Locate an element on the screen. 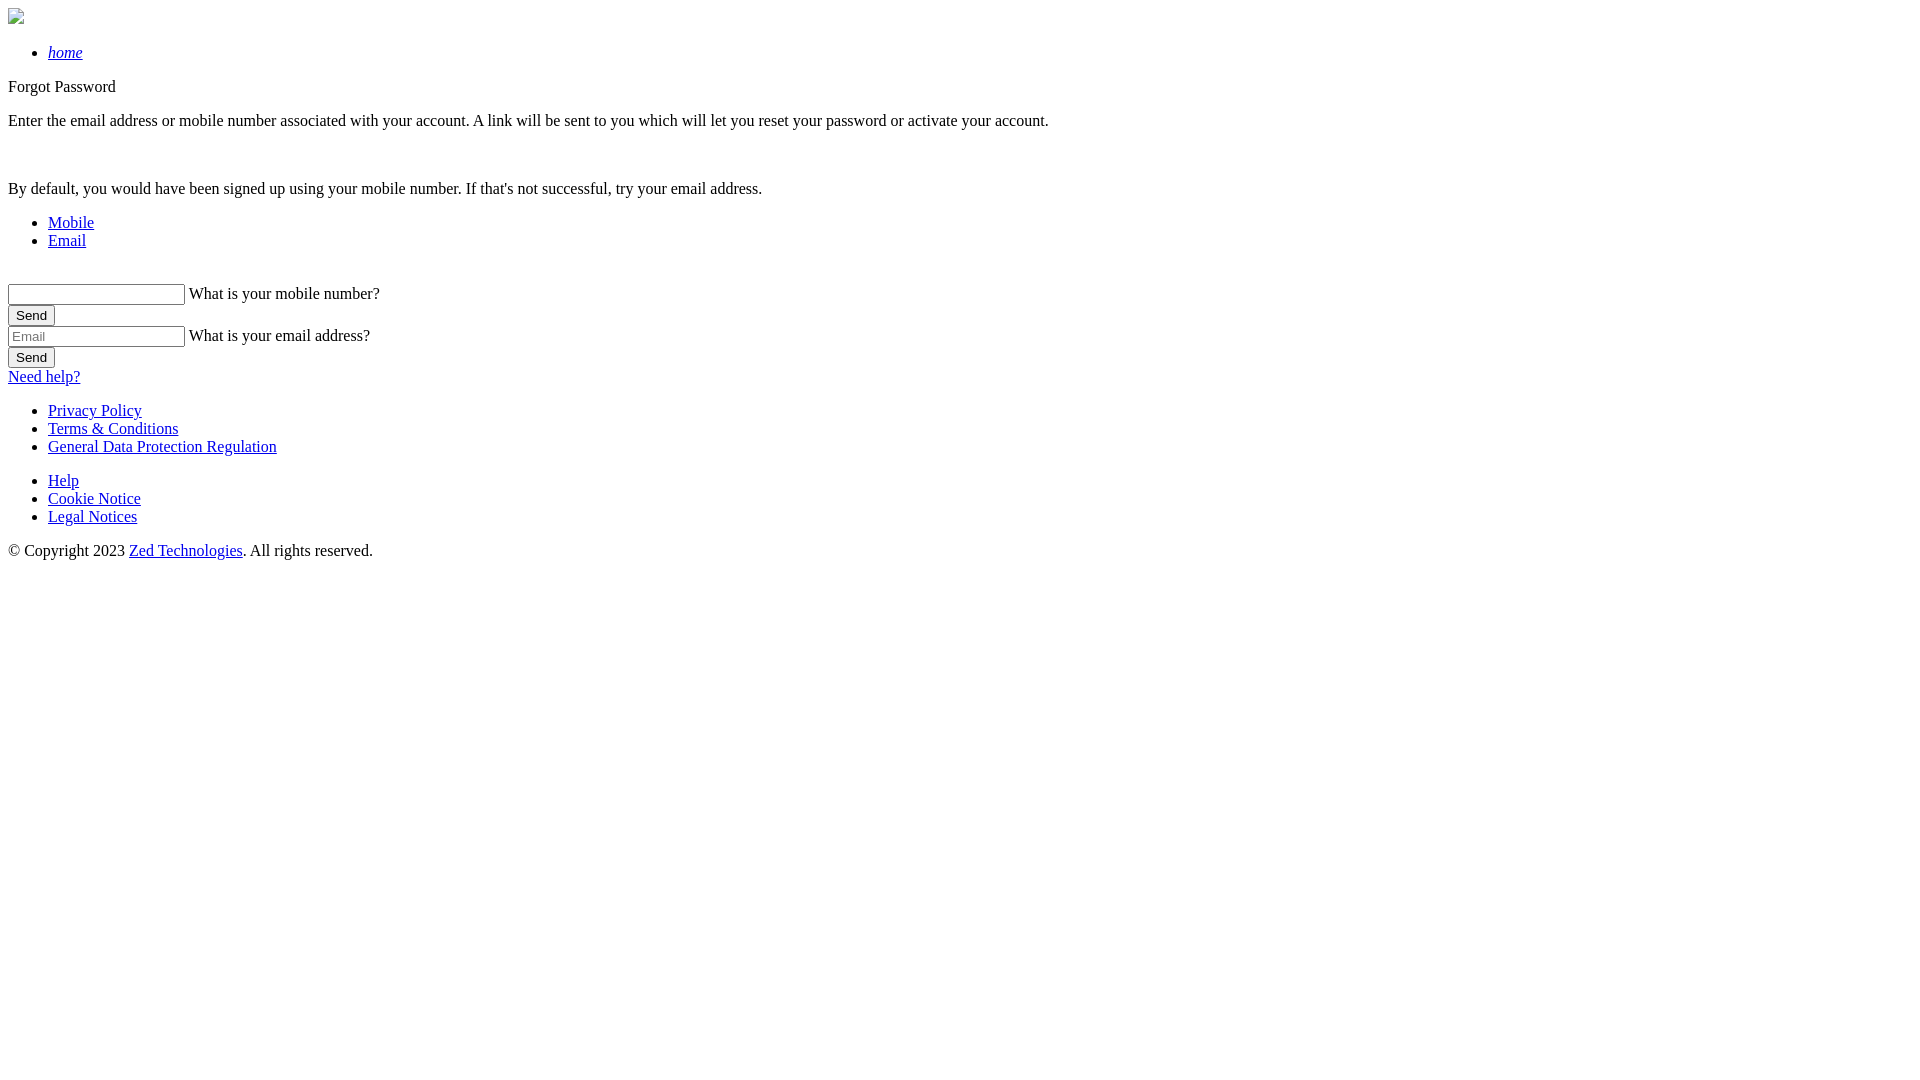 This screenshot has width=1920, height=1080. 'Send' is located at coordinates (31, 315).